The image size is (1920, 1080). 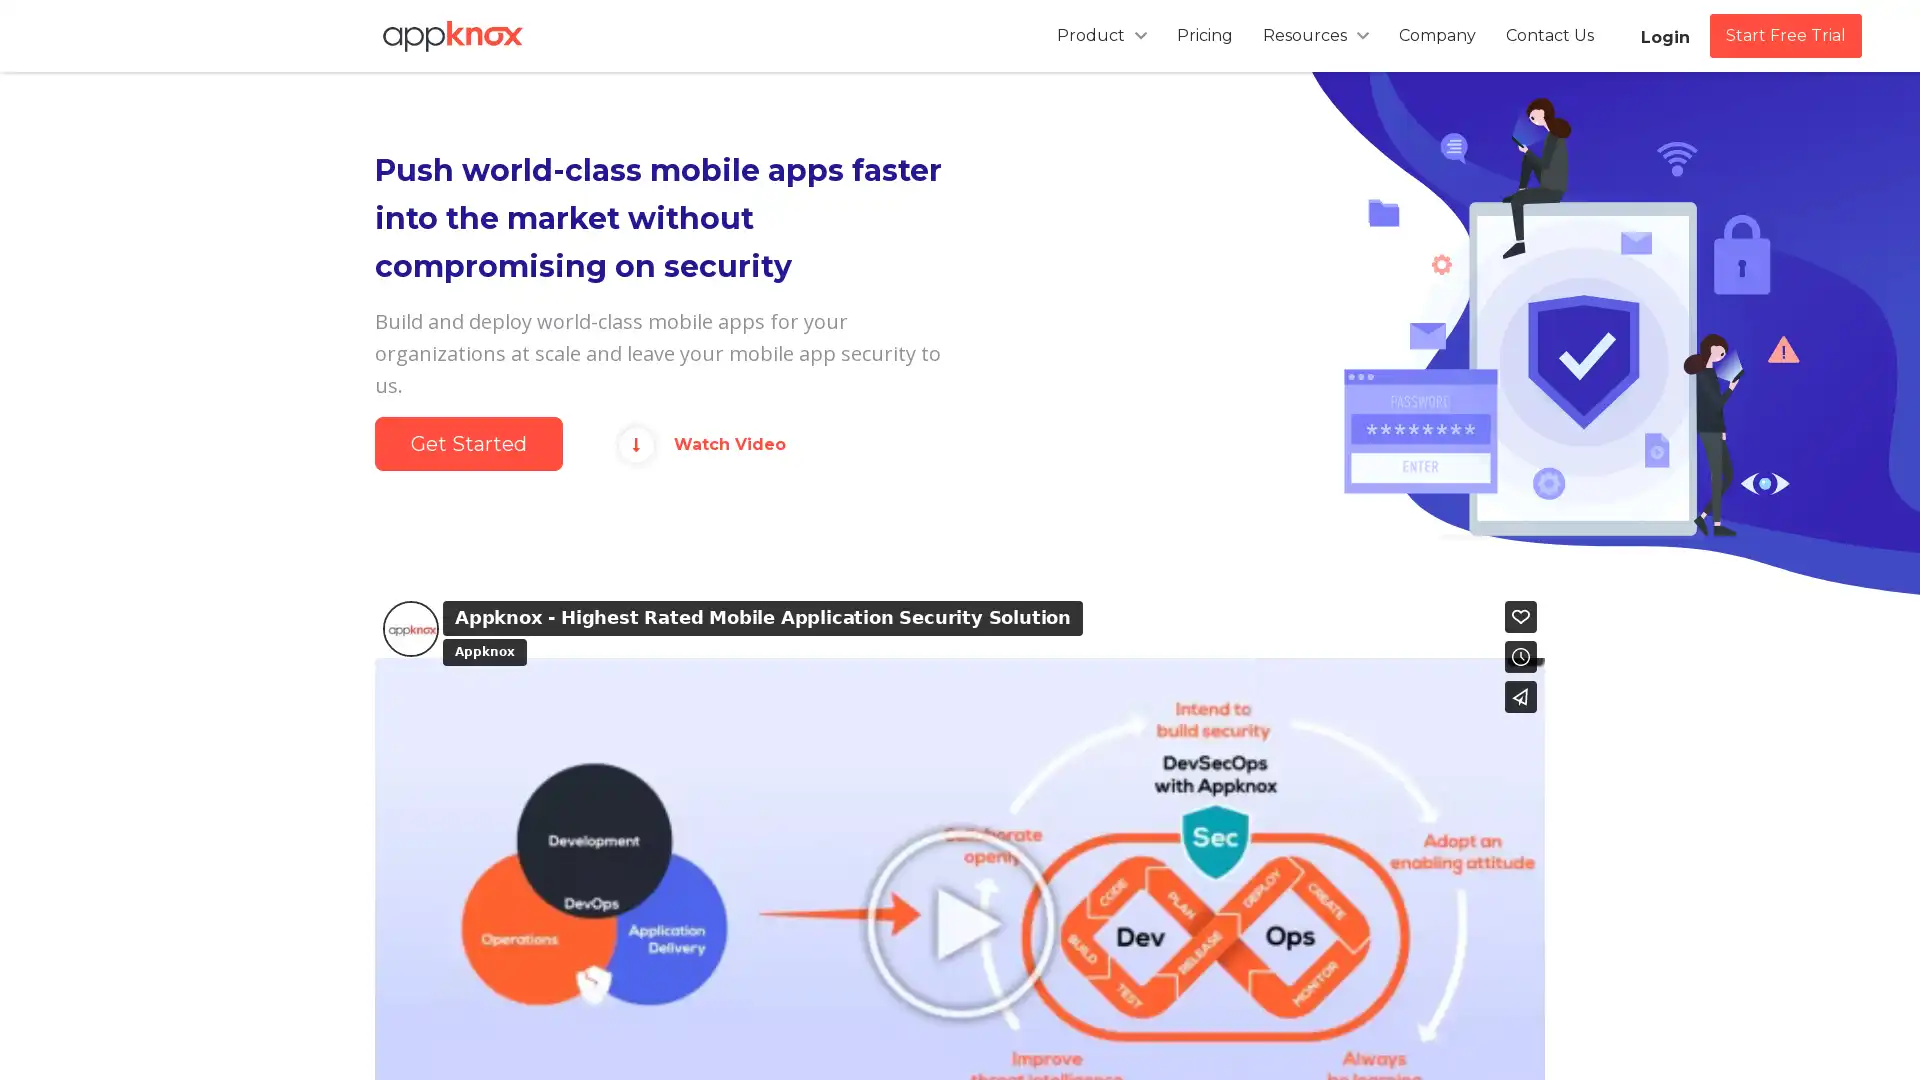 What do you see at coordinates (960, 329) in the screenshot?
I see `Watch Appknox Product Demo` at bounding box center [960, 329].